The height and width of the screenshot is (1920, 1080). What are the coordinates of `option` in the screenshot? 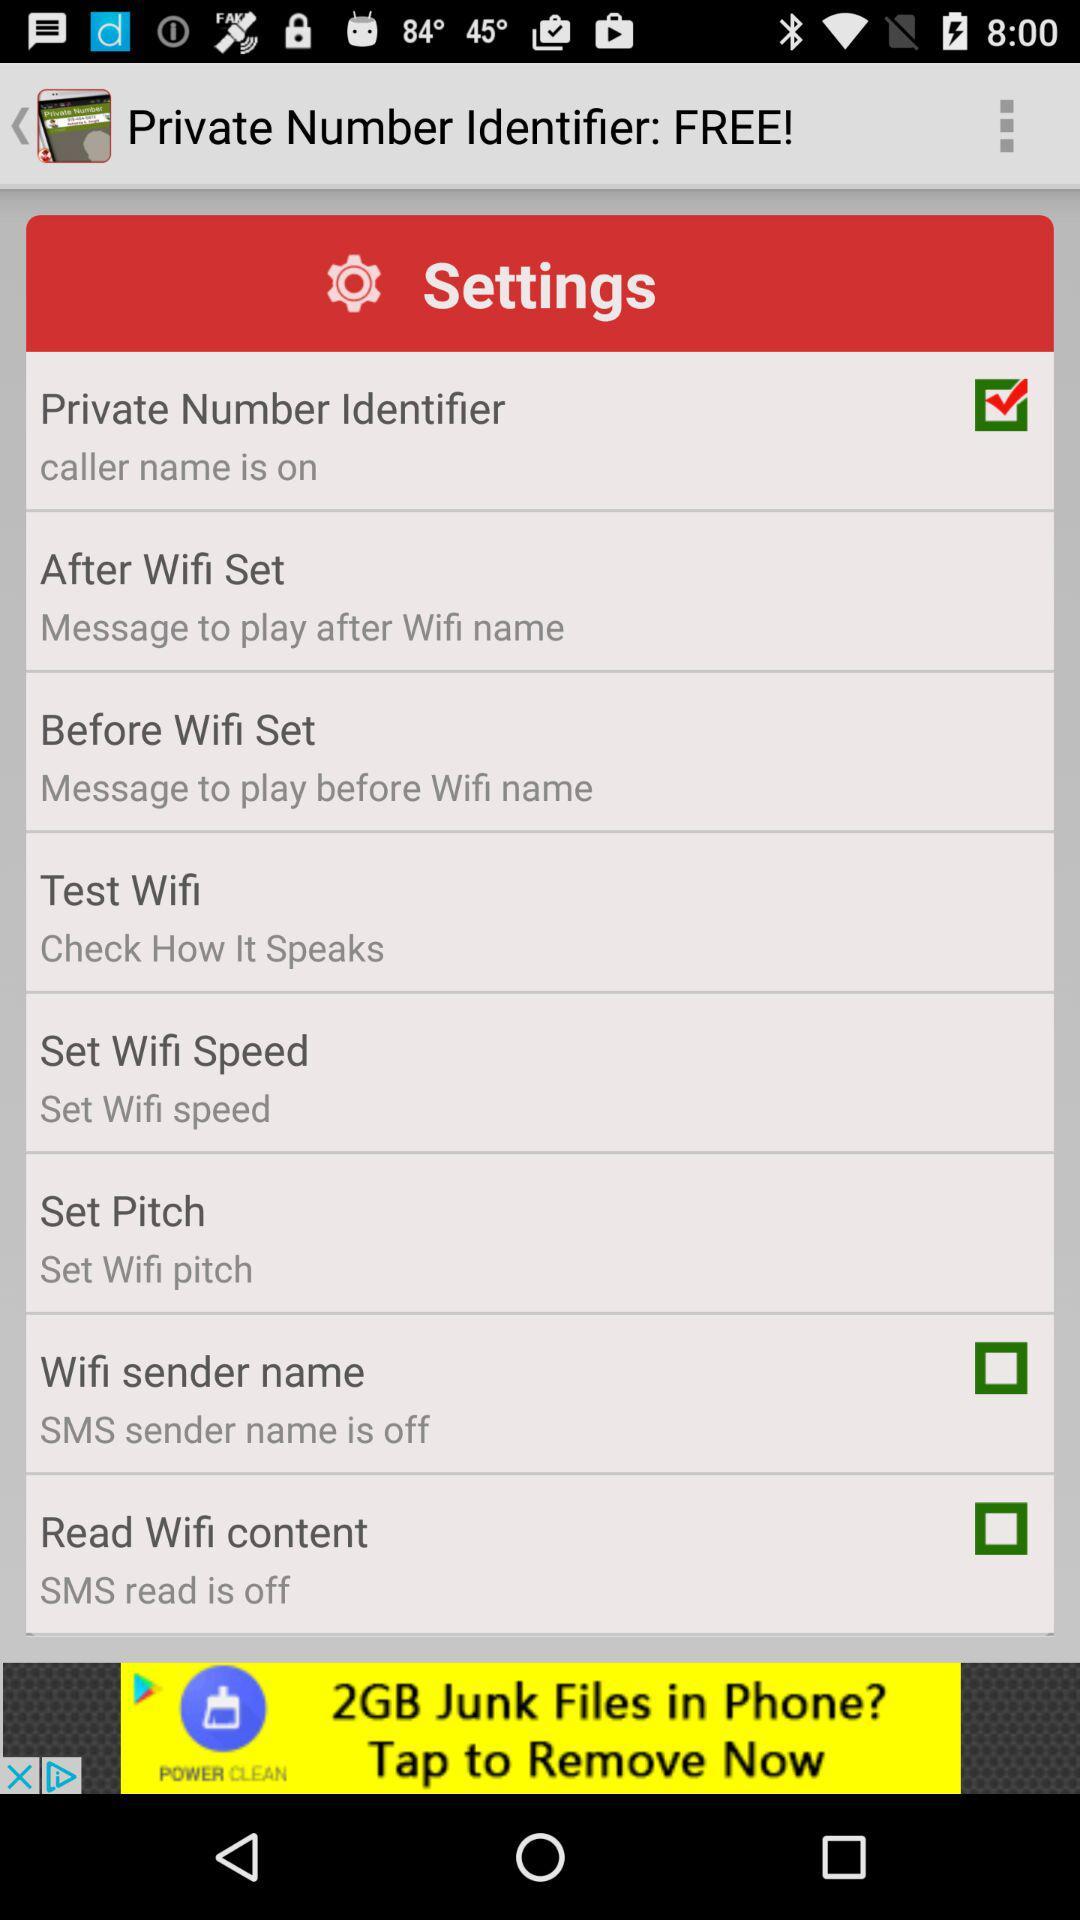 It's located at (1001, 1527).